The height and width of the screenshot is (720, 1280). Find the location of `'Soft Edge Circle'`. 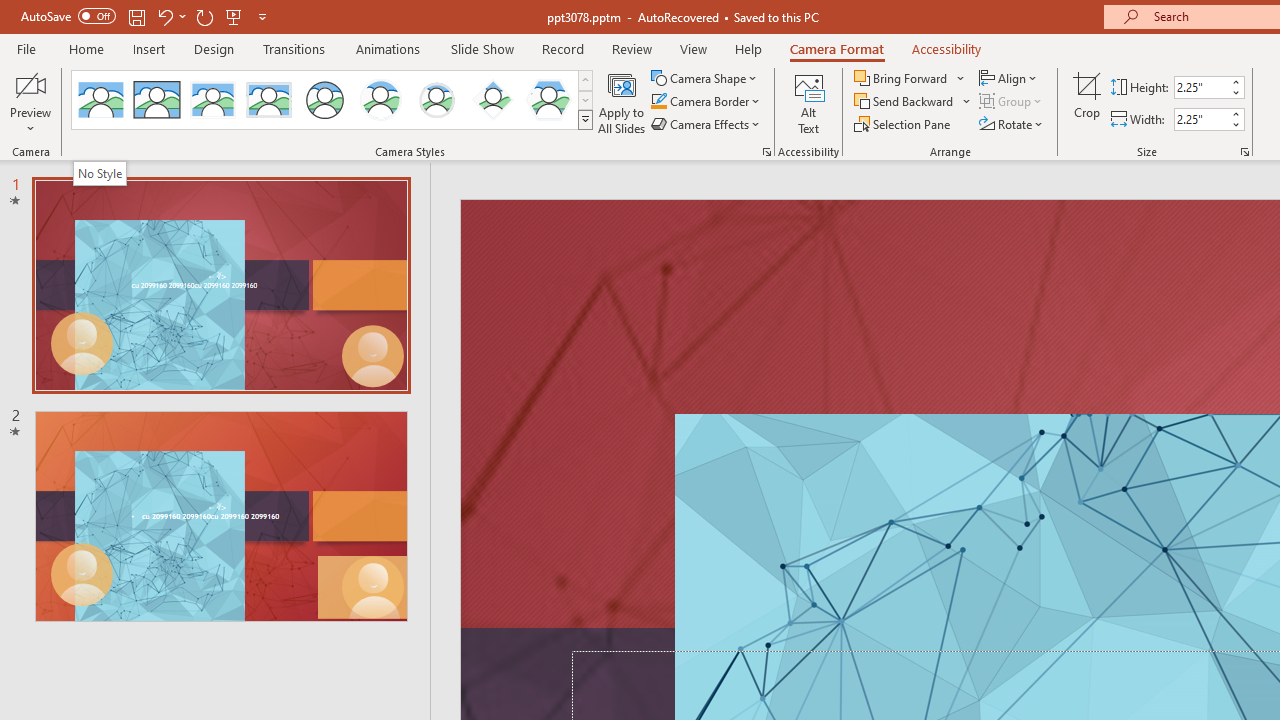

'Soft Edge Circle' is located at coordinates (436, 100).